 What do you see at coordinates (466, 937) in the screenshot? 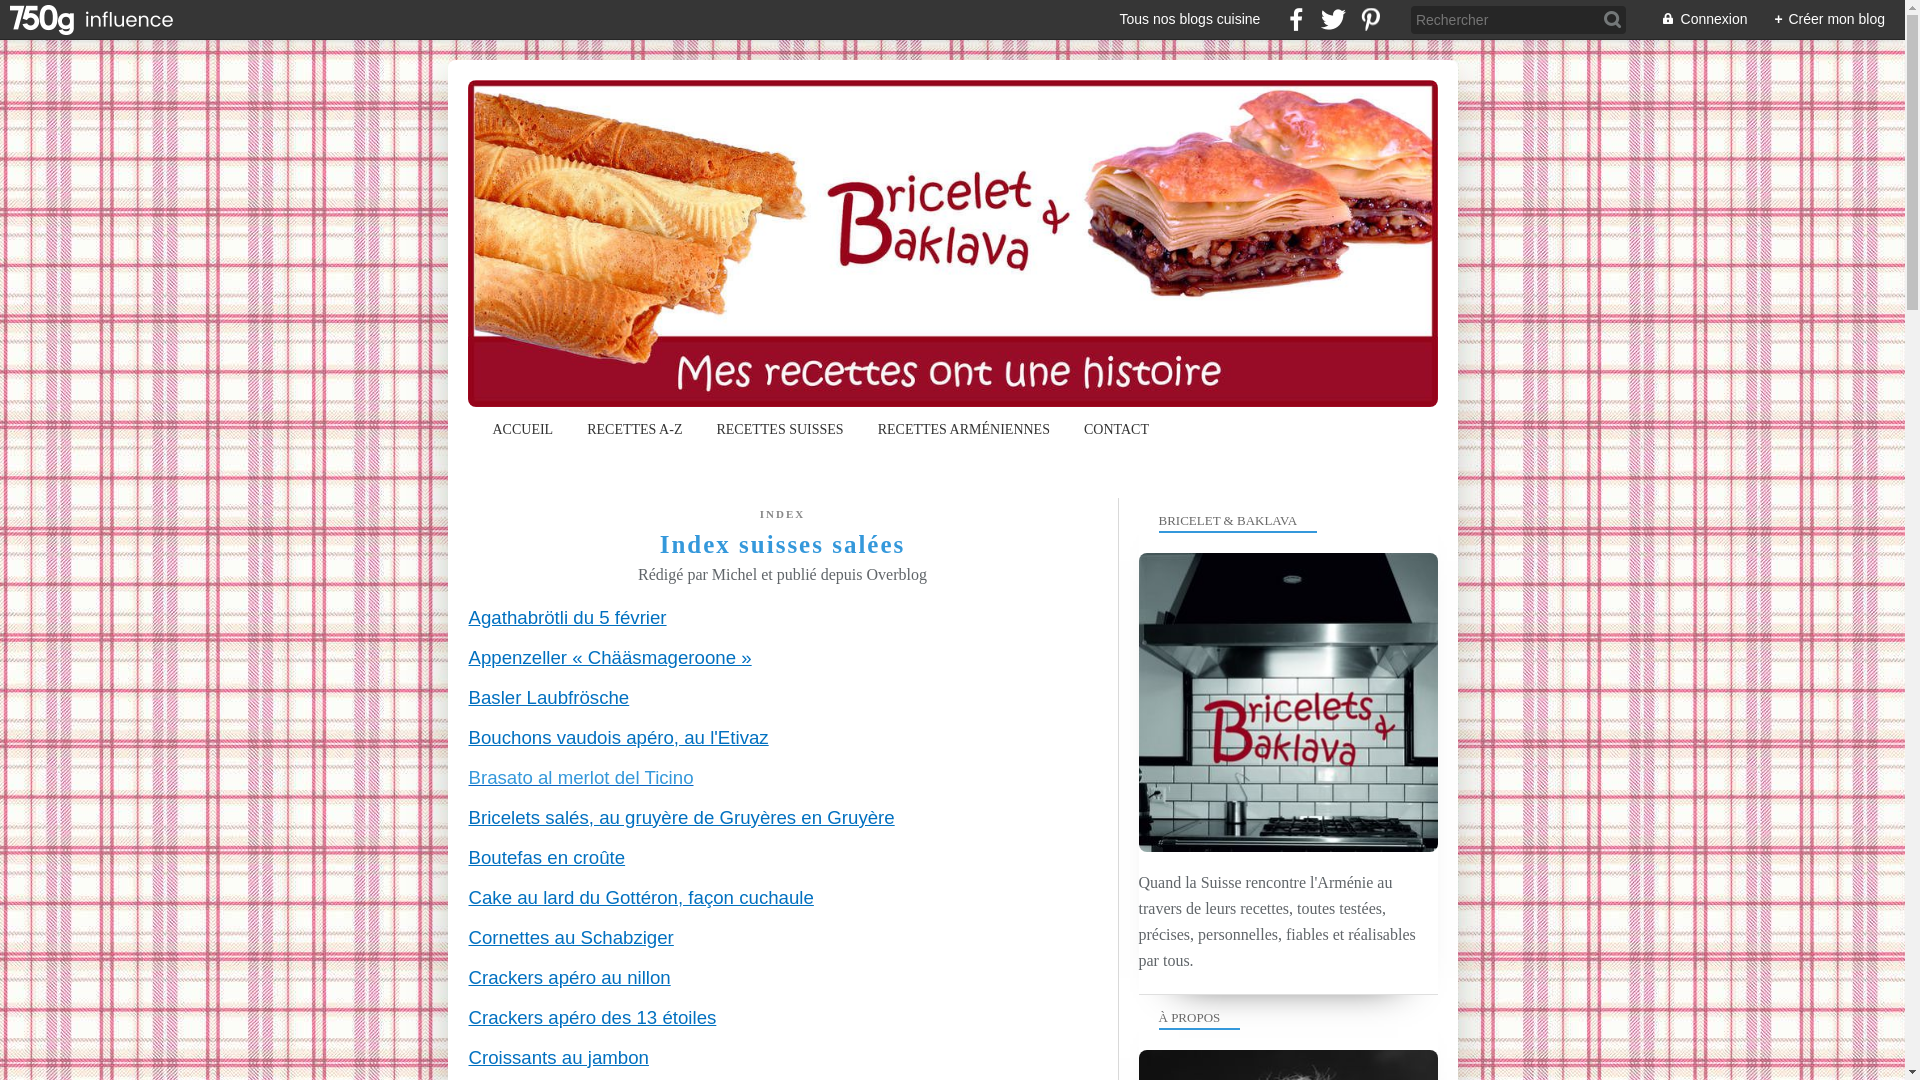
I see `'Cornettes au Schabziger'` at bounding box center [466, 937].